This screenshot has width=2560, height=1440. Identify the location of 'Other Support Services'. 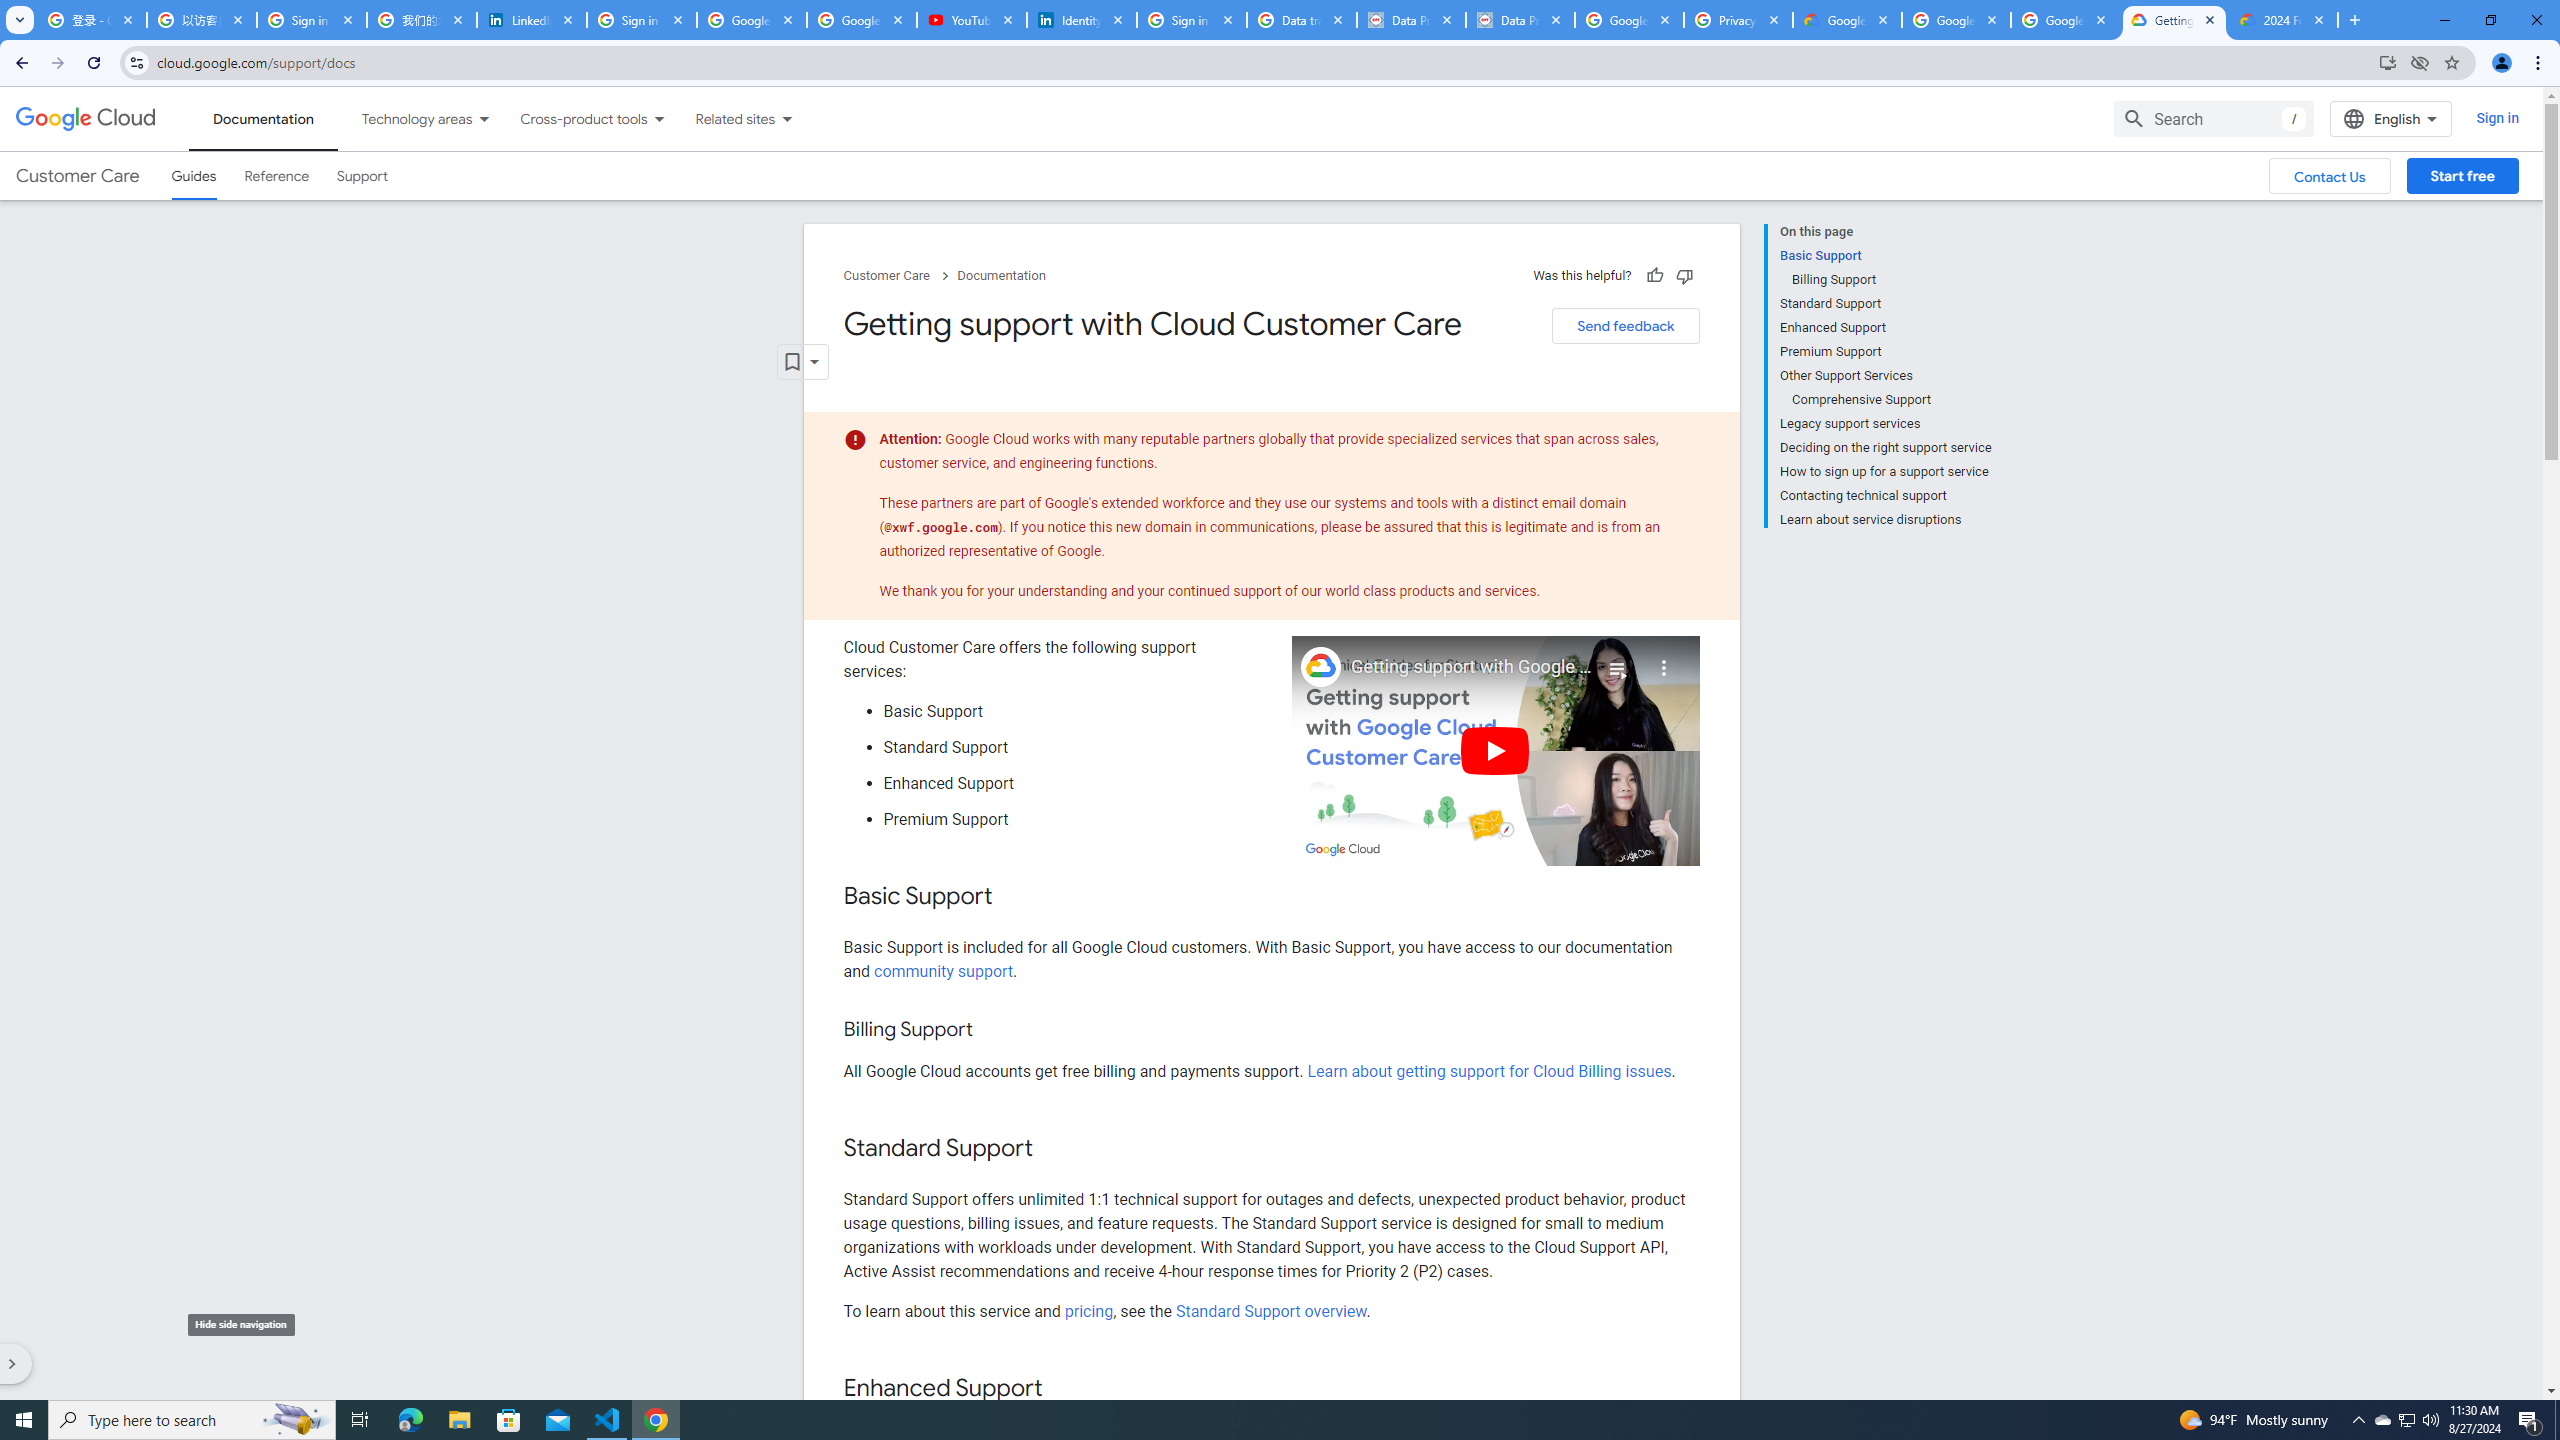
(1884, 375).